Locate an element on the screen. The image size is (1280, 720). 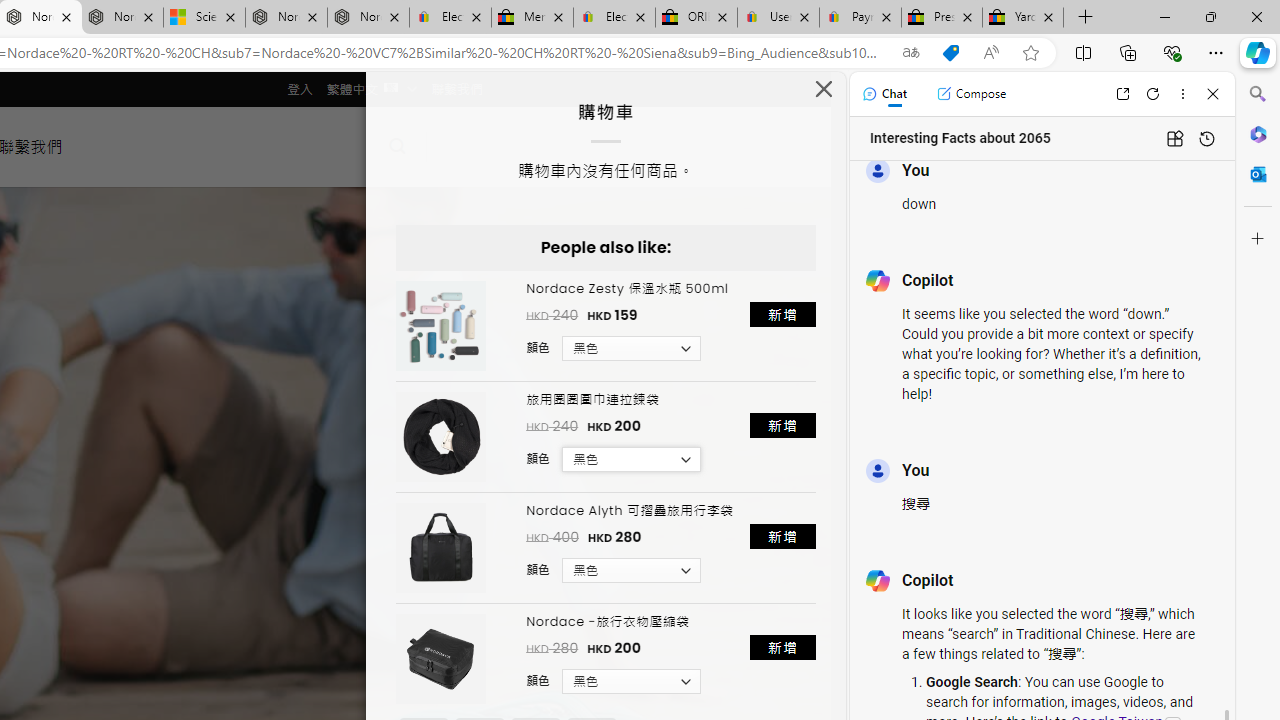
'User Privacy Notice | eBay' is located at coordinates (777, 17).